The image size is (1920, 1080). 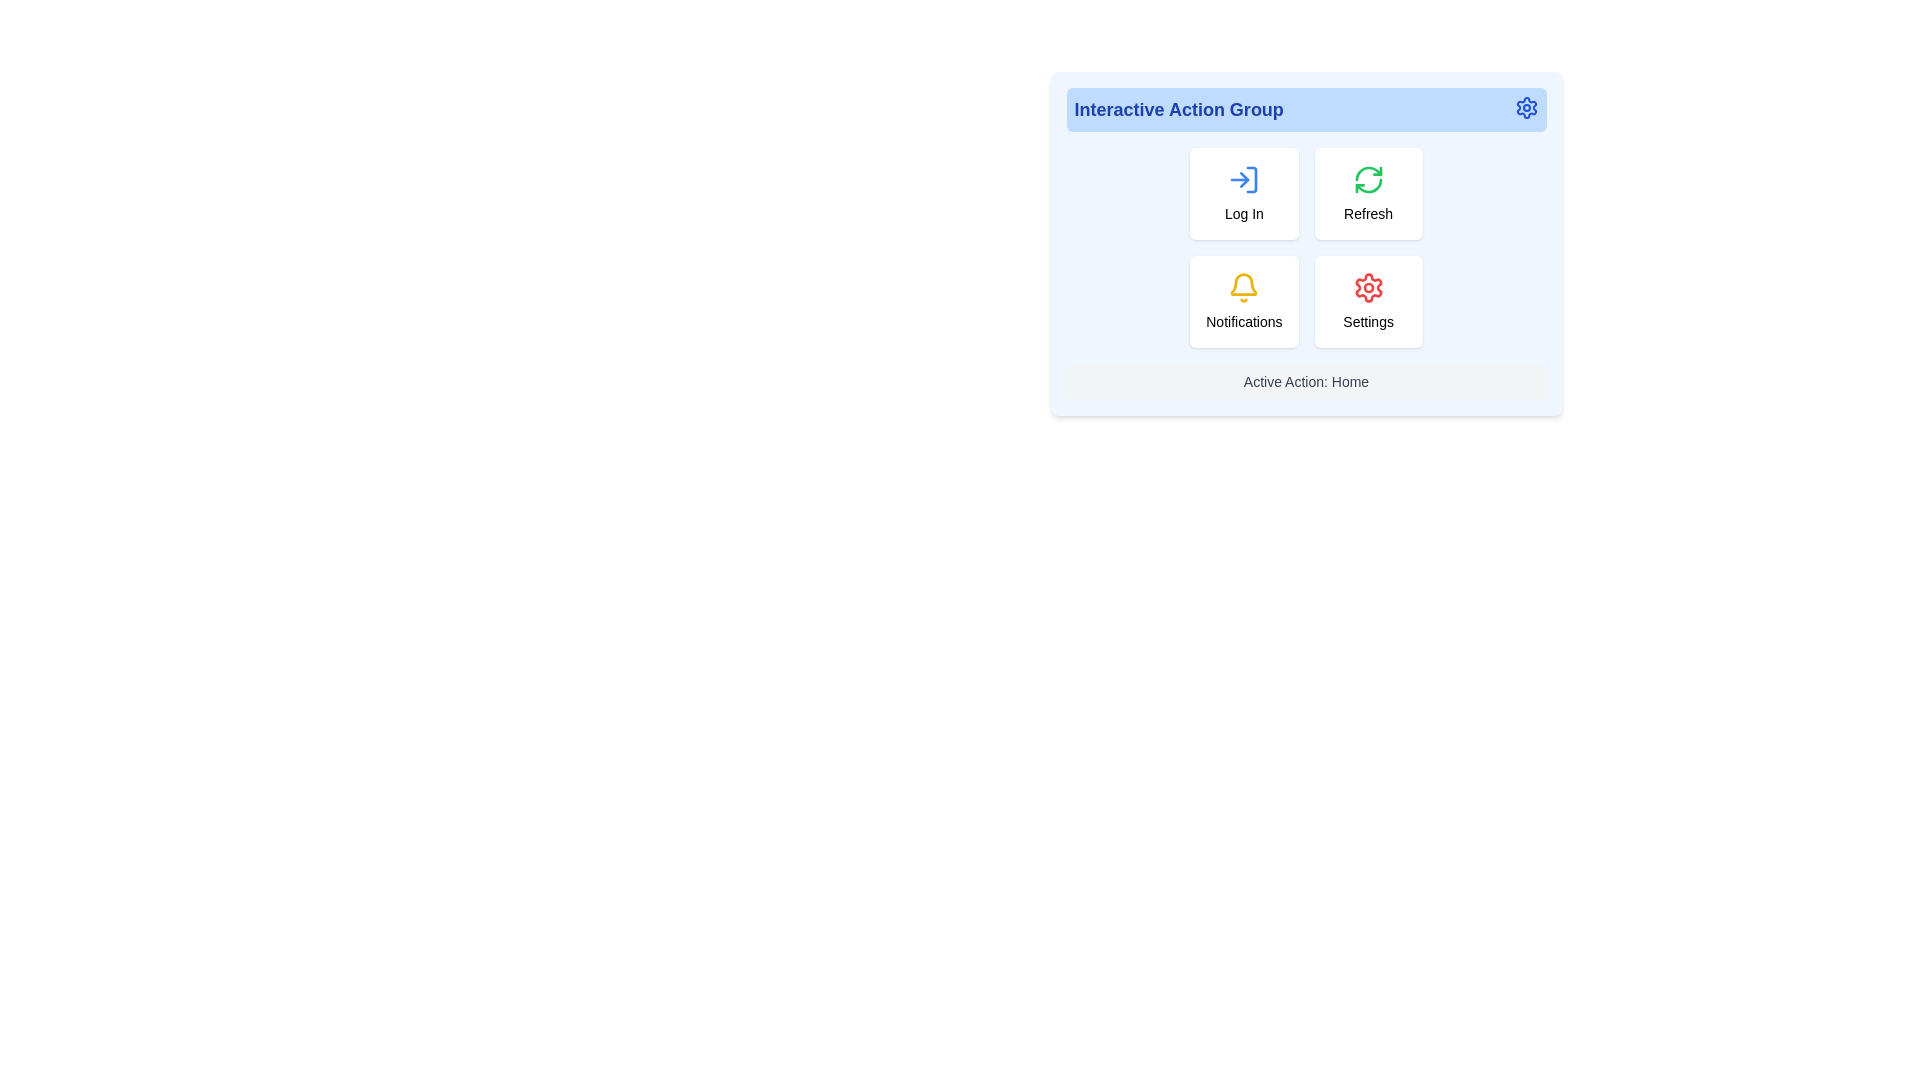 I want to click on the notification management button located in the lower-left quadrant of the 'Interactive Action Group' section, so click(x=1243, y=301).